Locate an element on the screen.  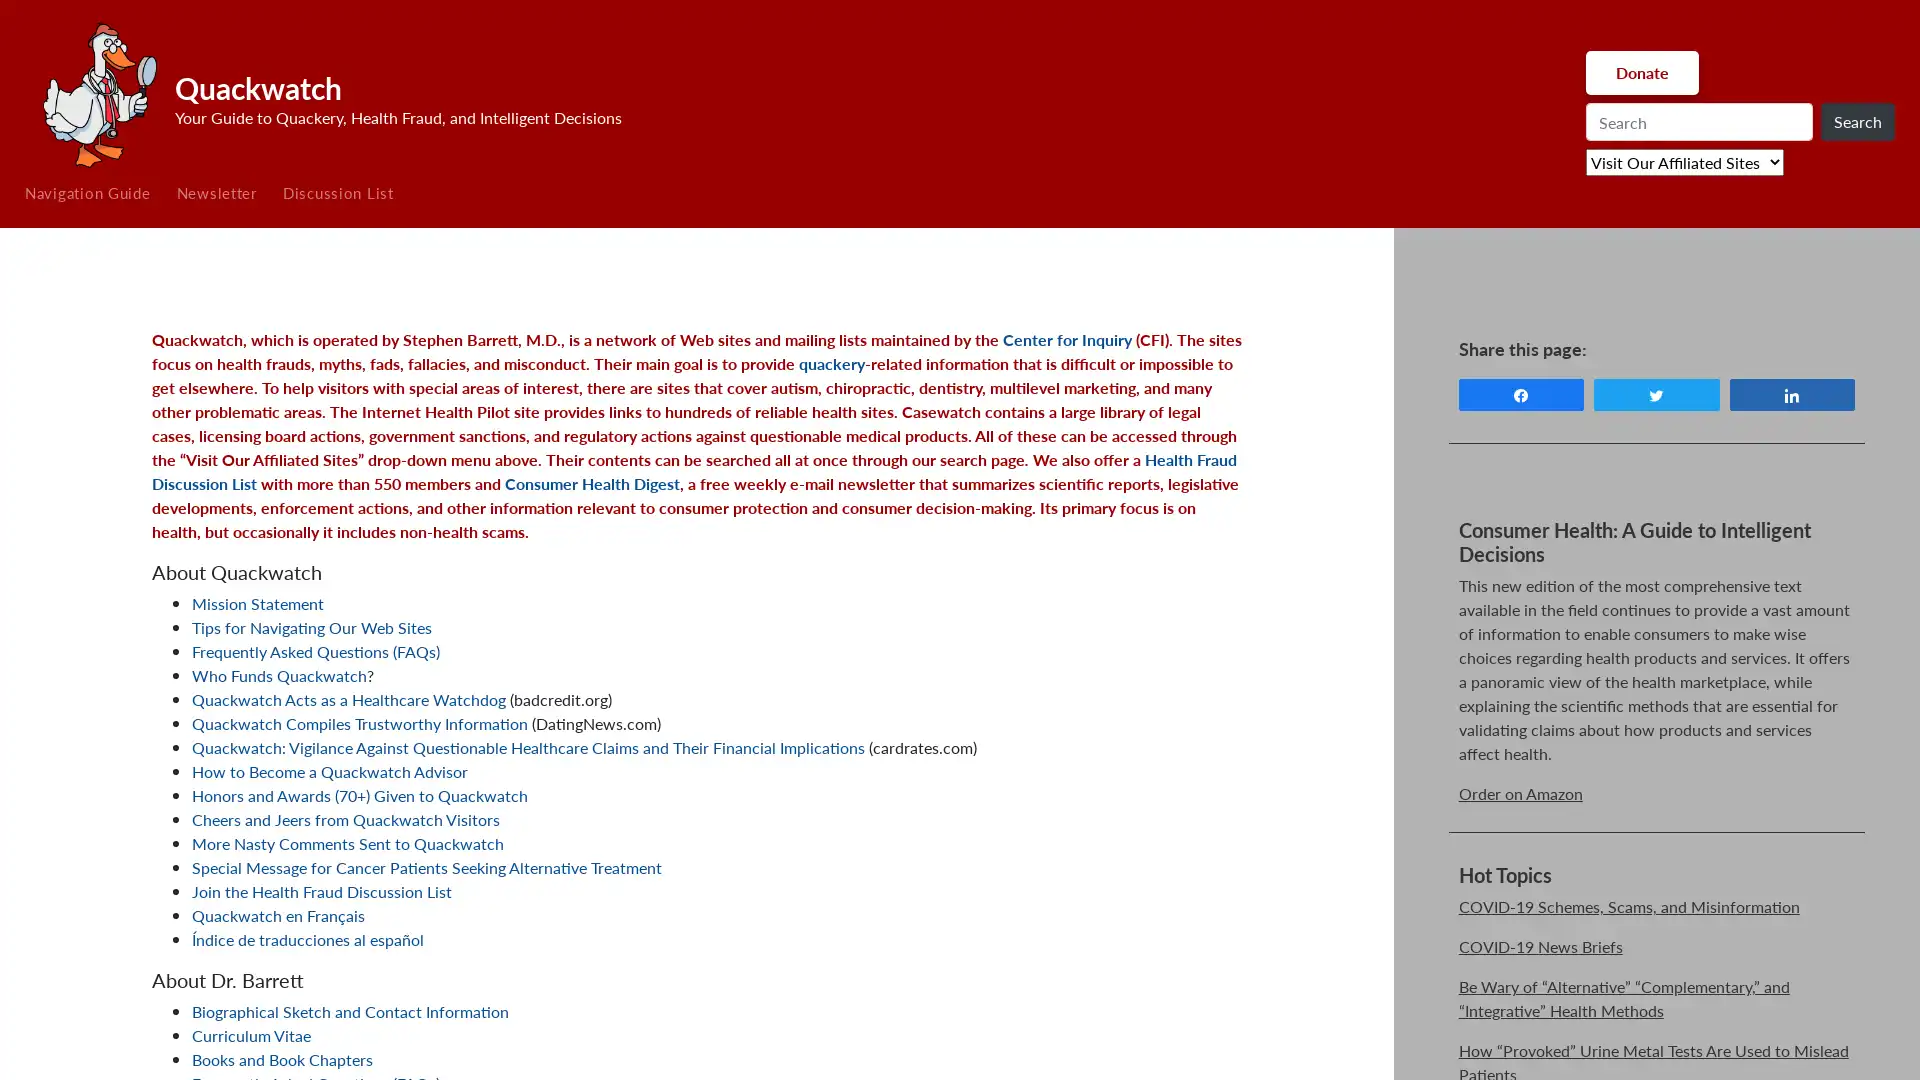
Donate is located at coordinates (1641, 72).